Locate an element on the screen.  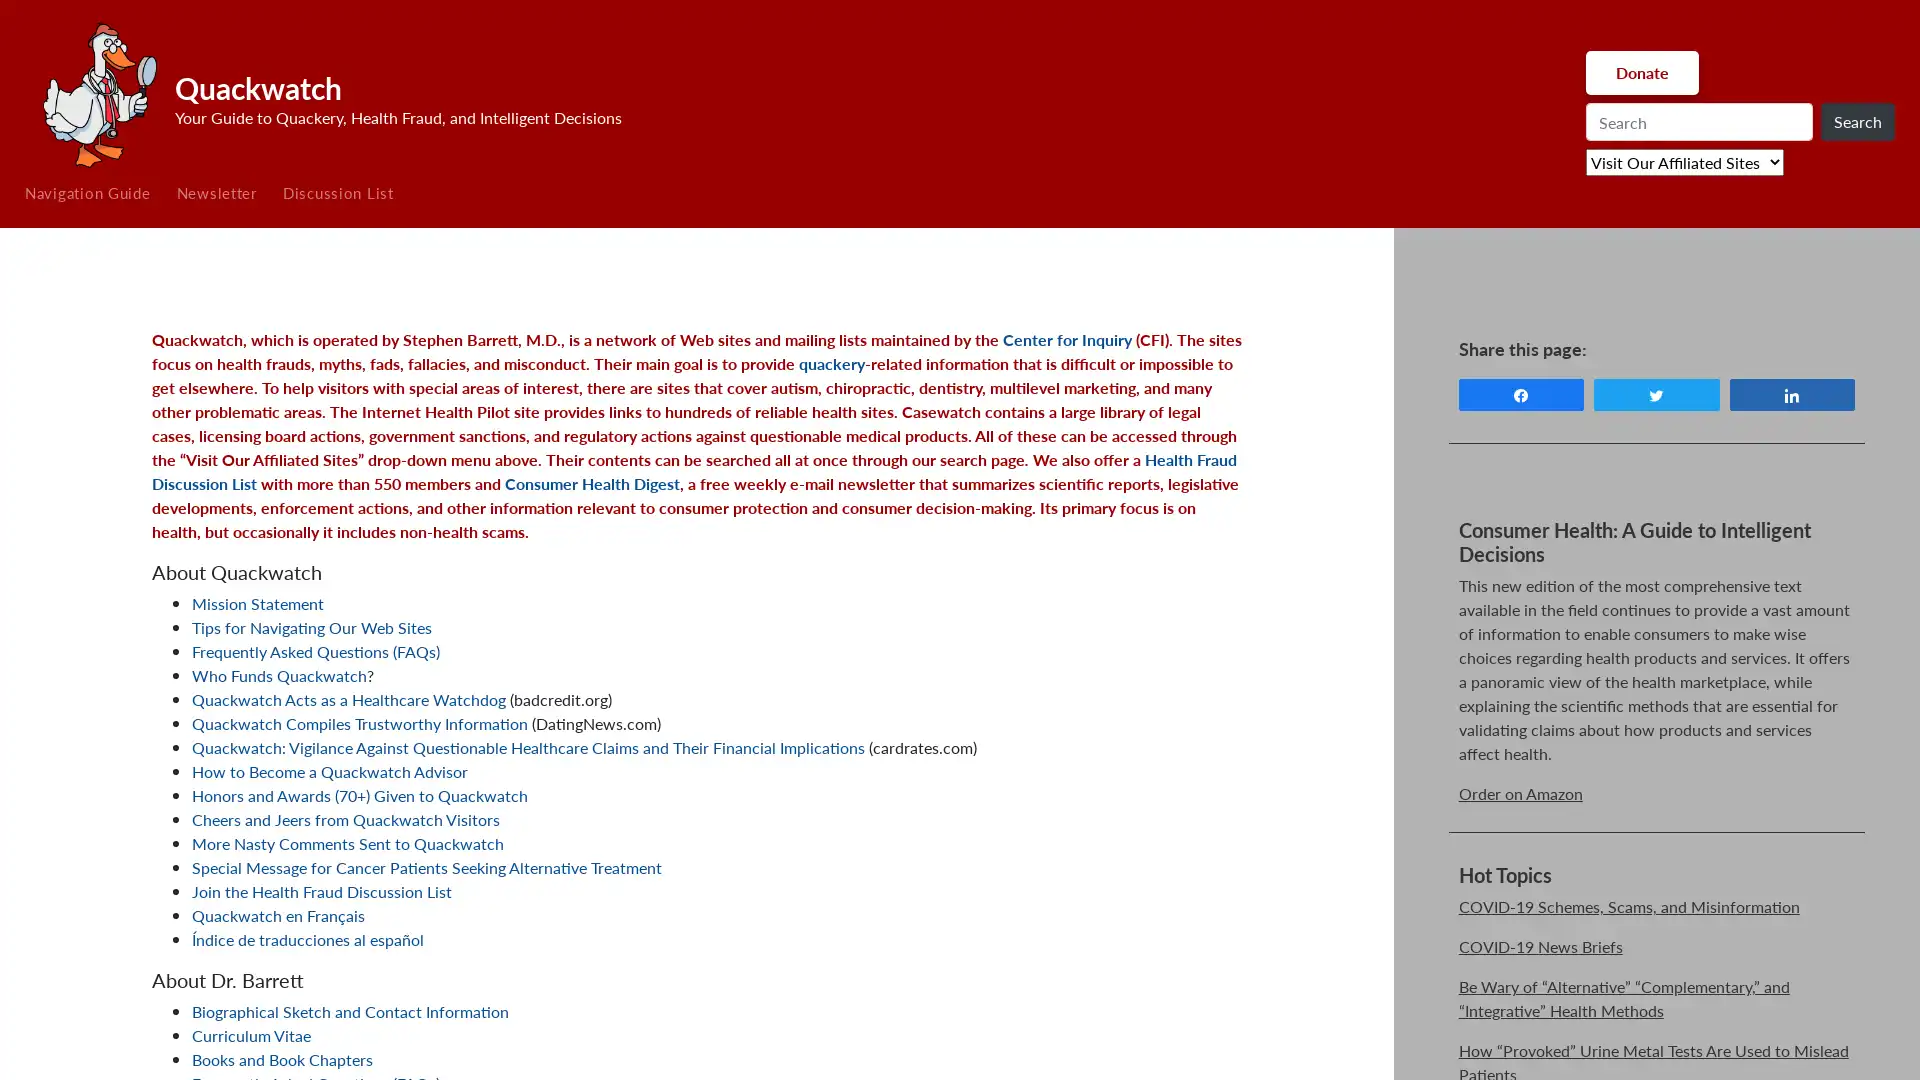
Donate is located at coordinates (1641, 72).